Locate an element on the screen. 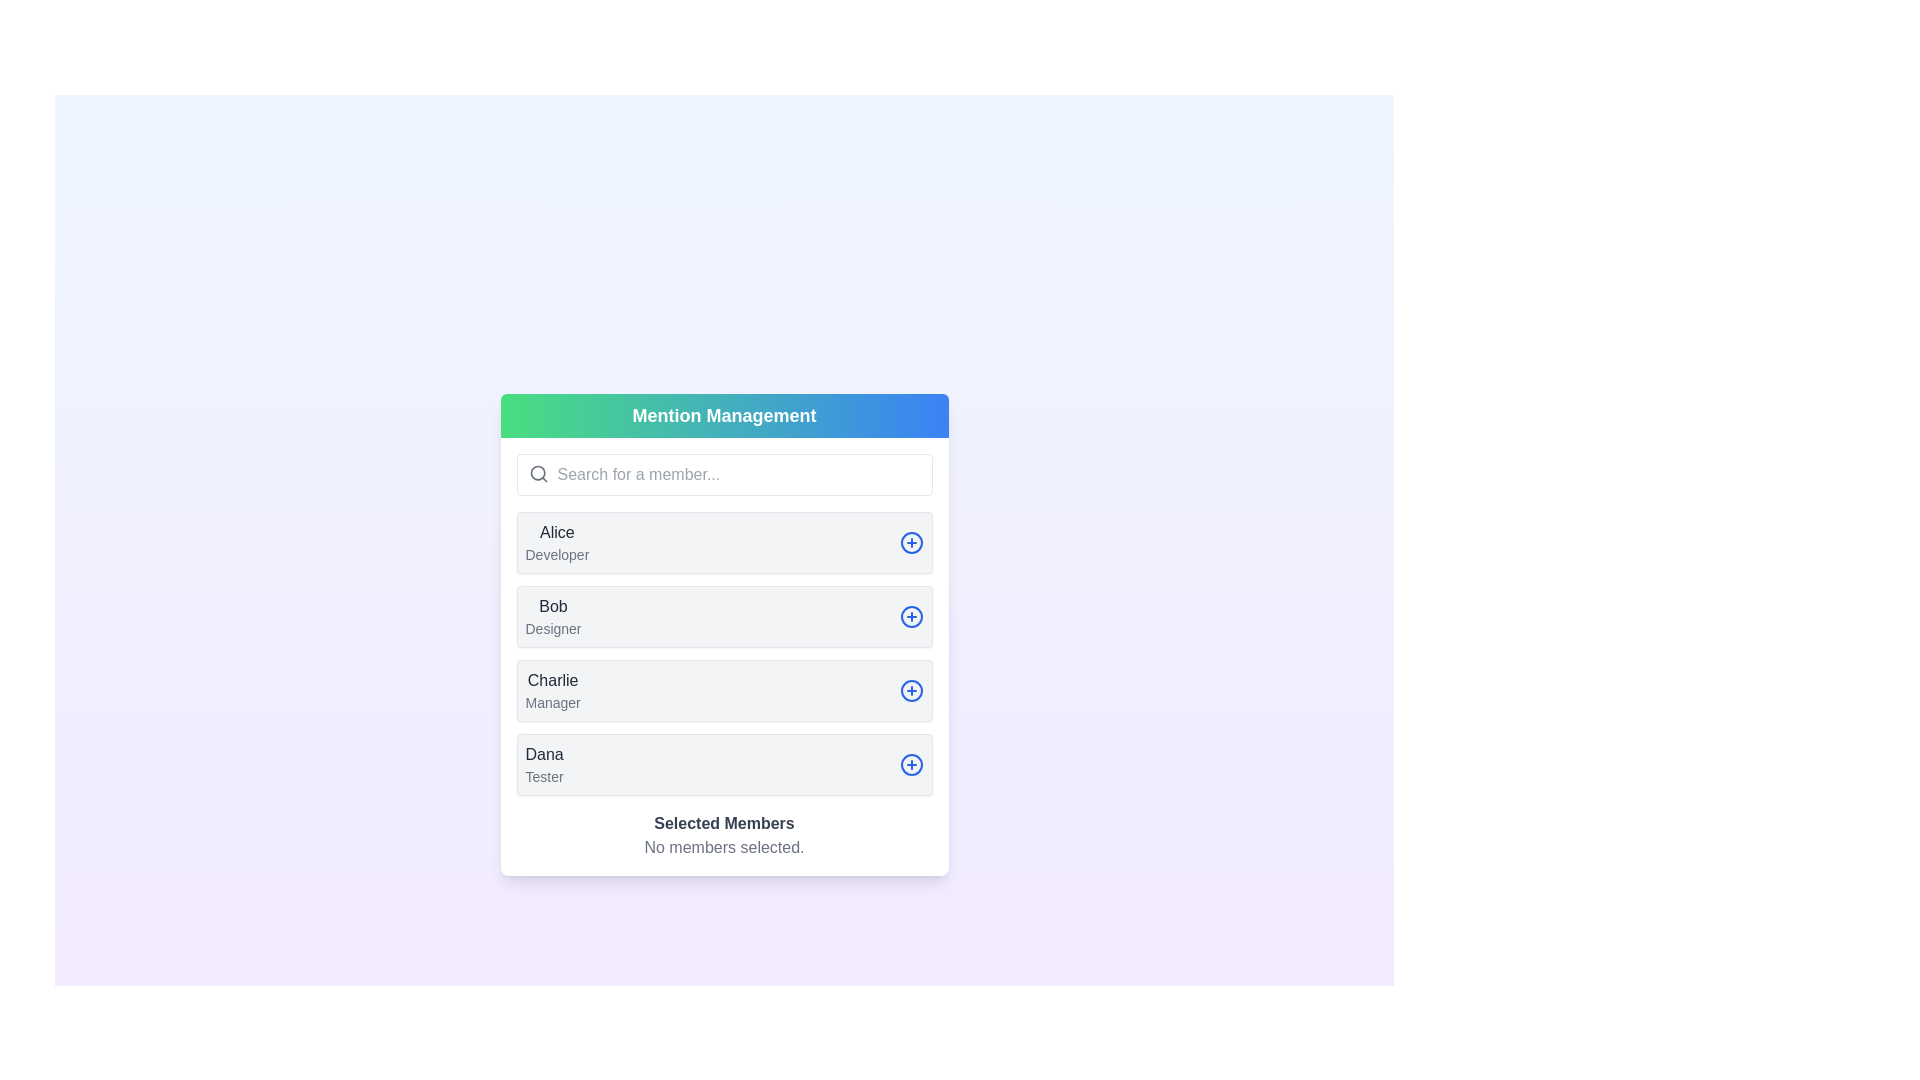 Image resolution: width=1920 pixels, height=1080 pixels. the first user profile list item, which includes a plus sign for adding or selecting the profile is located at coordinates (723, 543).